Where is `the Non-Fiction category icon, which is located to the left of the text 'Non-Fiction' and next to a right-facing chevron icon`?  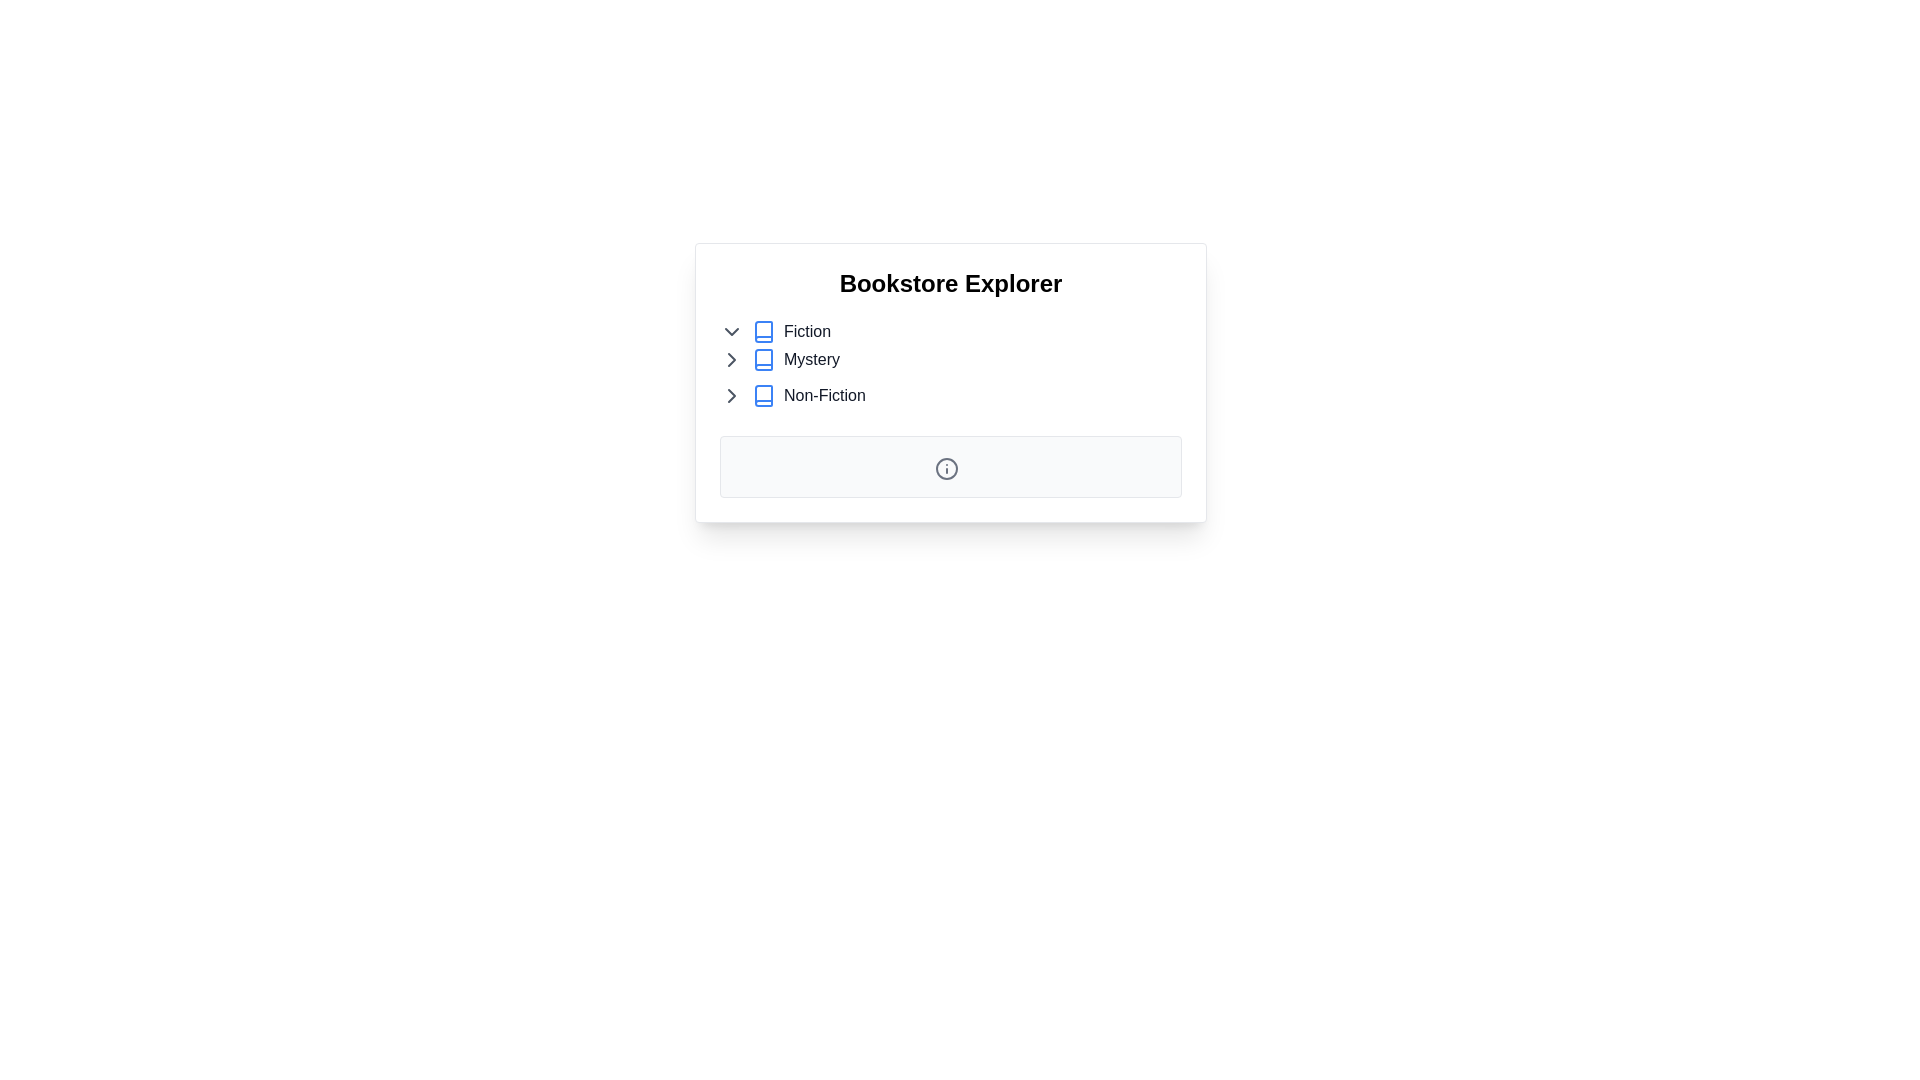 the Non-Fiction category icon, which is located to the left of the text 'Non-Fiction' and next to a right-facing chevron icon is located at coordinates (762, 396).